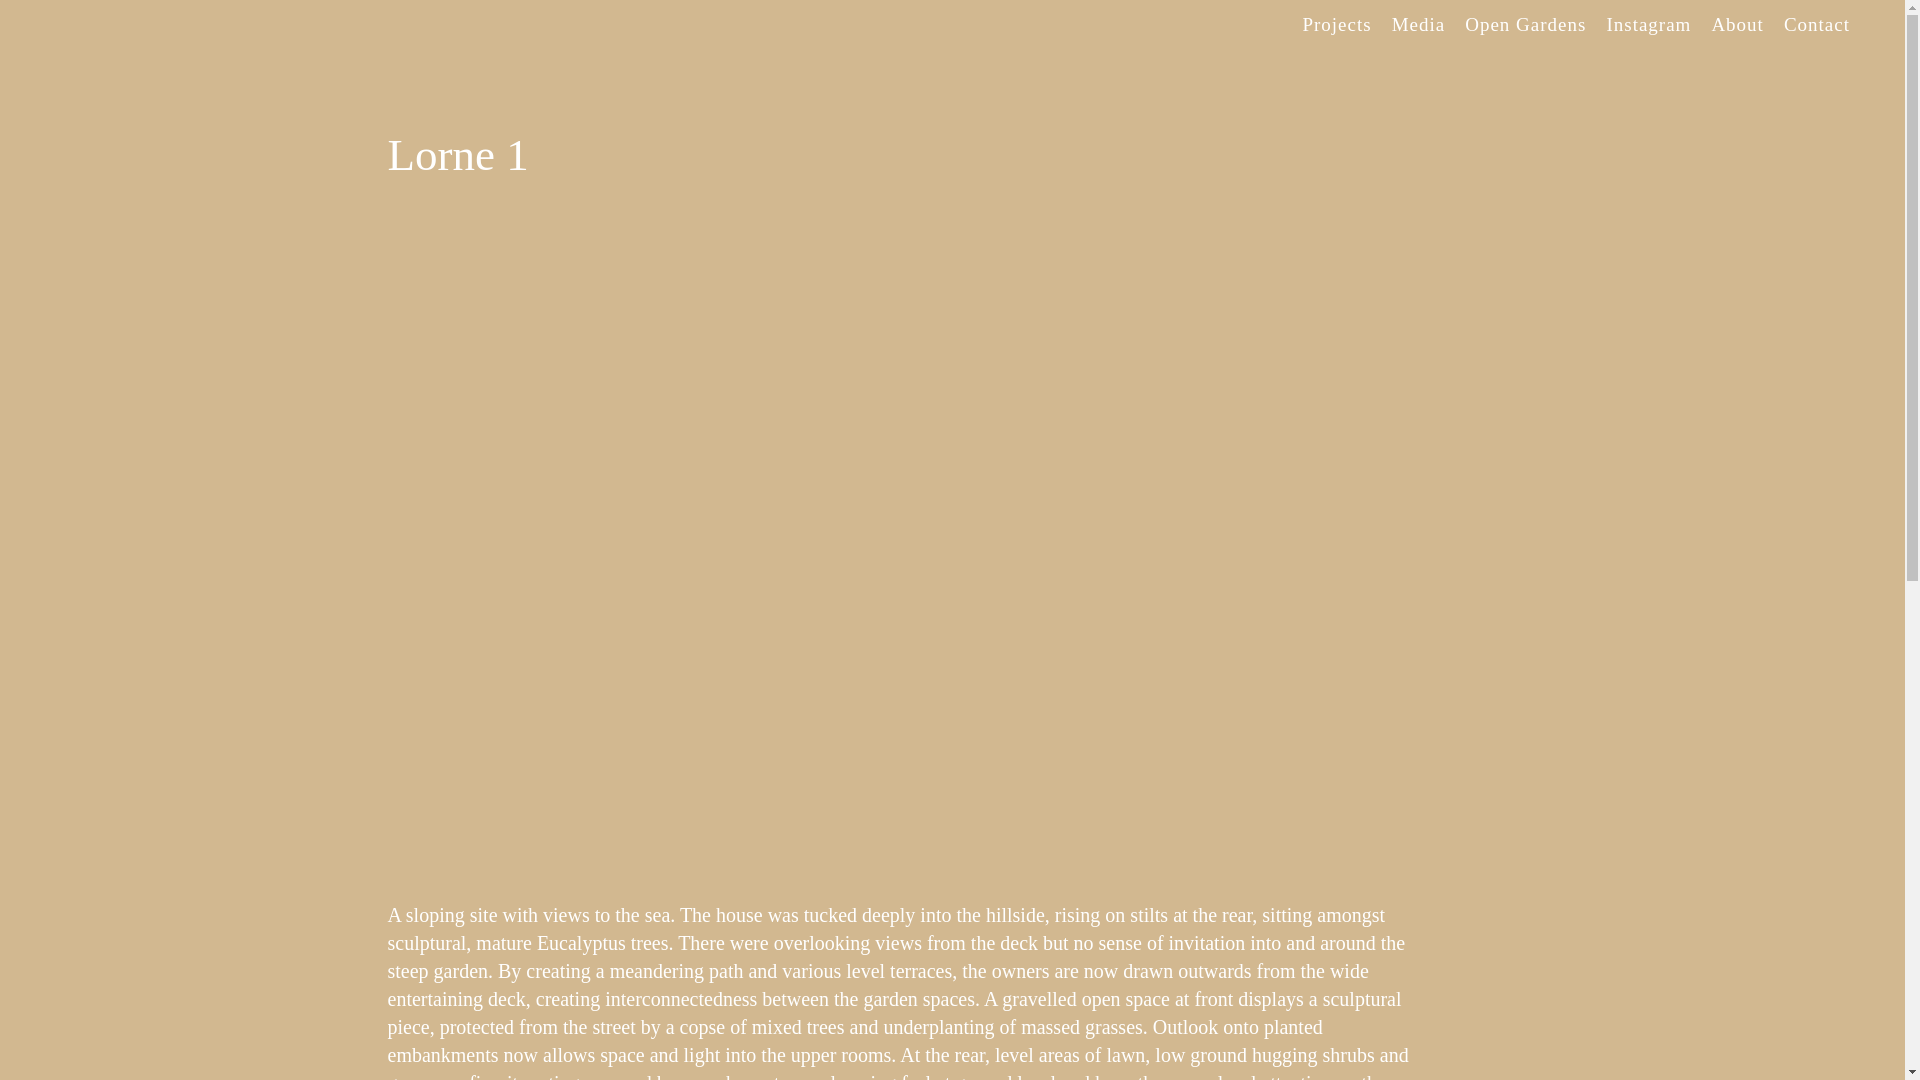 The width and height of the screenshot is (1920, 1080). What do you see at coordinates (1336, 24) in the screenshot?
I see `'Projects'` at bounding box center [1336, 24].